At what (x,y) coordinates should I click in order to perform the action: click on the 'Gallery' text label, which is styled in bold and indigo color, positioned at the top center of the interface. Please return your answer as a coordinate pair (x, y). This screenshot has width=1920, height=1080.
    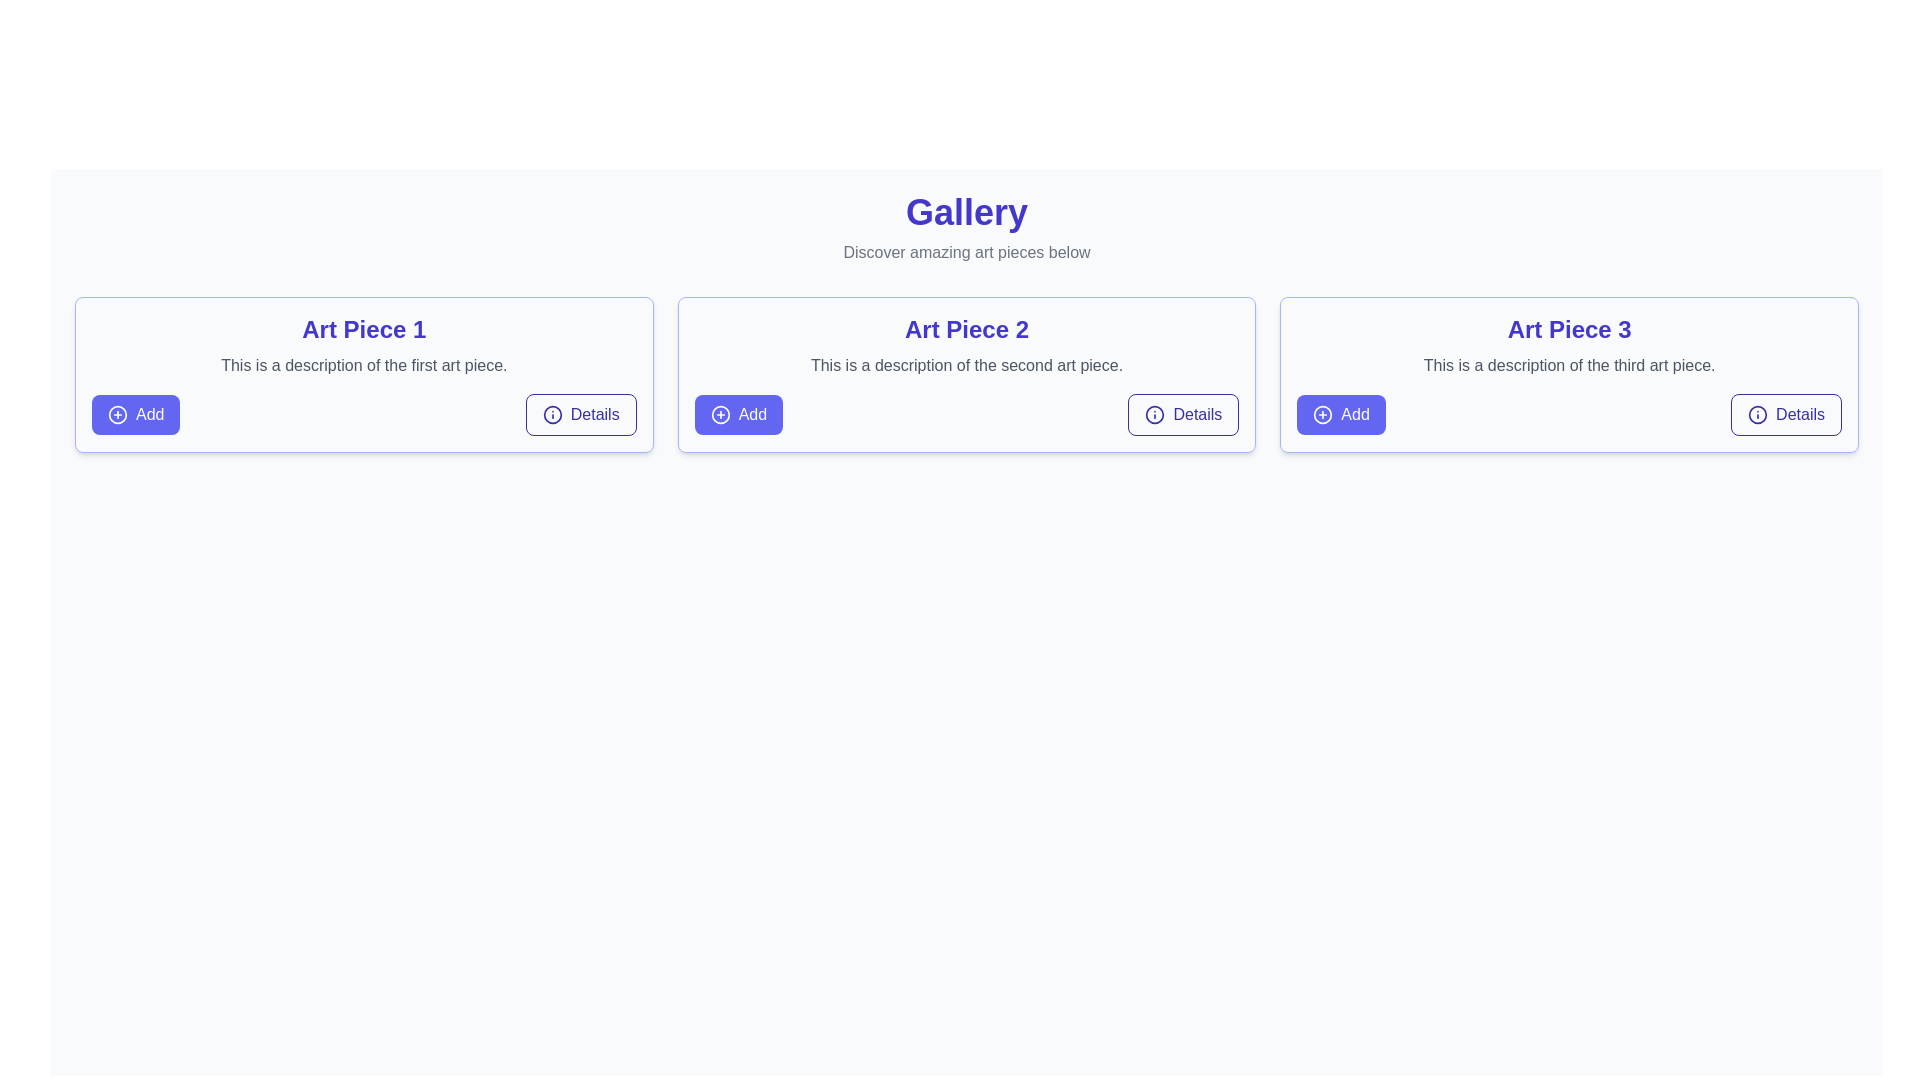
    Looking at the image, I should click on (966, 212).